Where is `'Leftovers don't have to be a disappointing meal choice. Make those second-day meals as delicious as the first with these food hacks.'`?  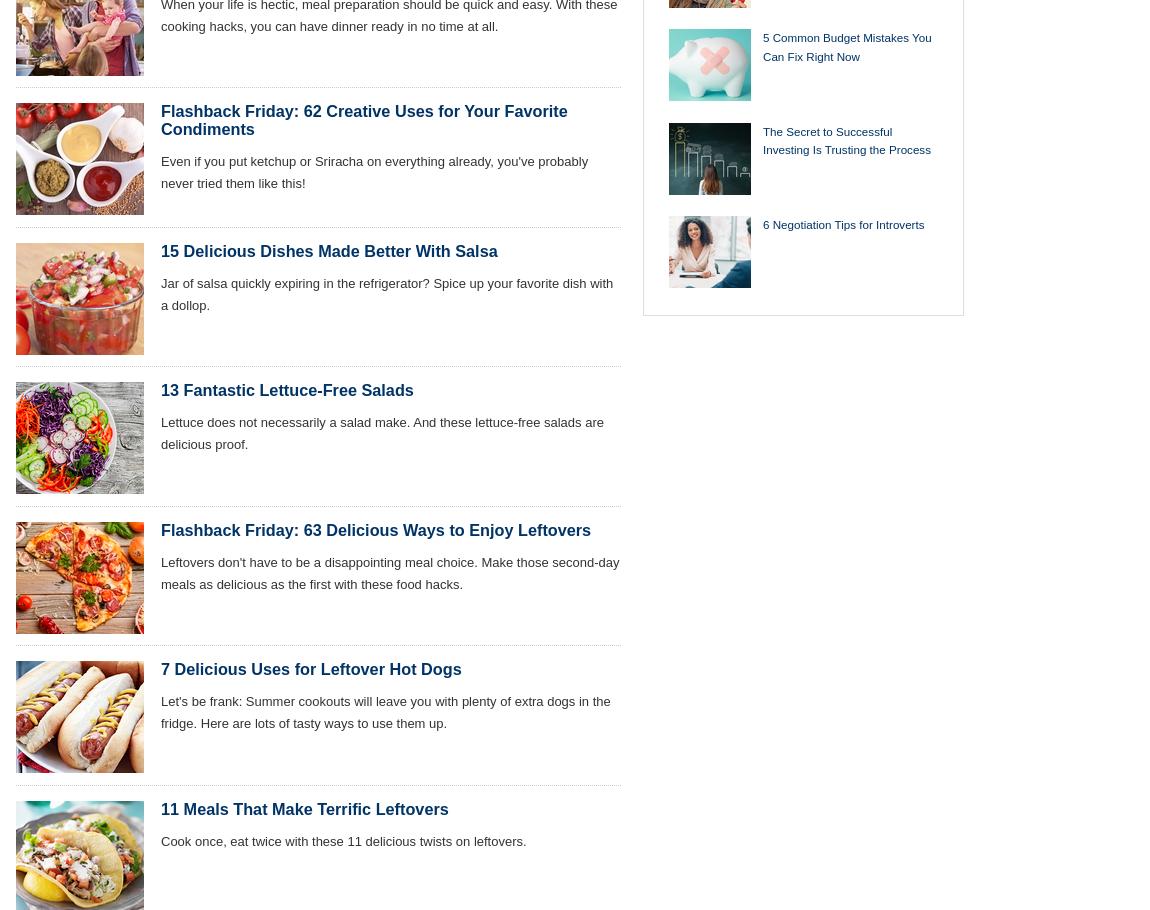 'Leftovers don't have to be a disappointing meal choice. Make those second-day meals as delicious as the first with these food hacks.' is located at coordinates (389, 572).